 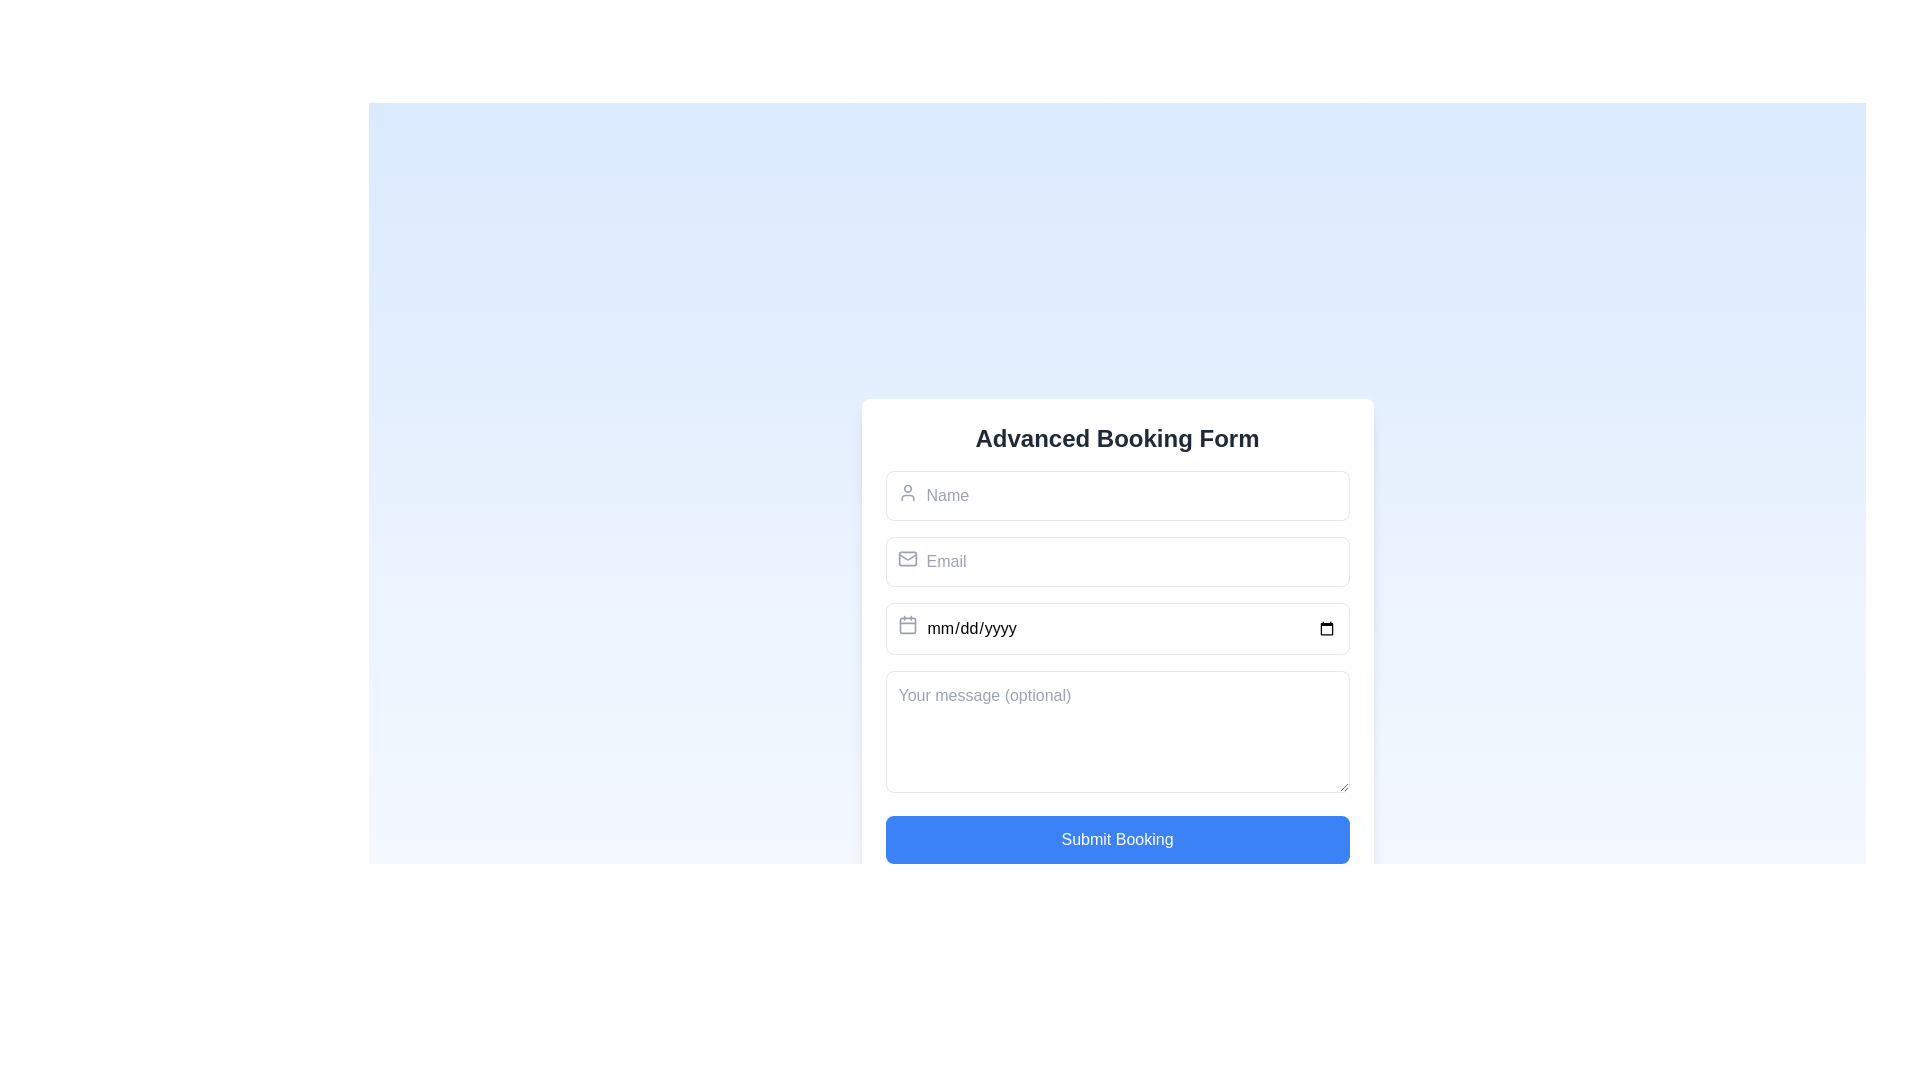 I want to click on the 'Submit Booking' button, which is a wide rectangular button with rounded corners, blue background, and white text, located at the bottom of the booking form, so click(x=1116, y=839).